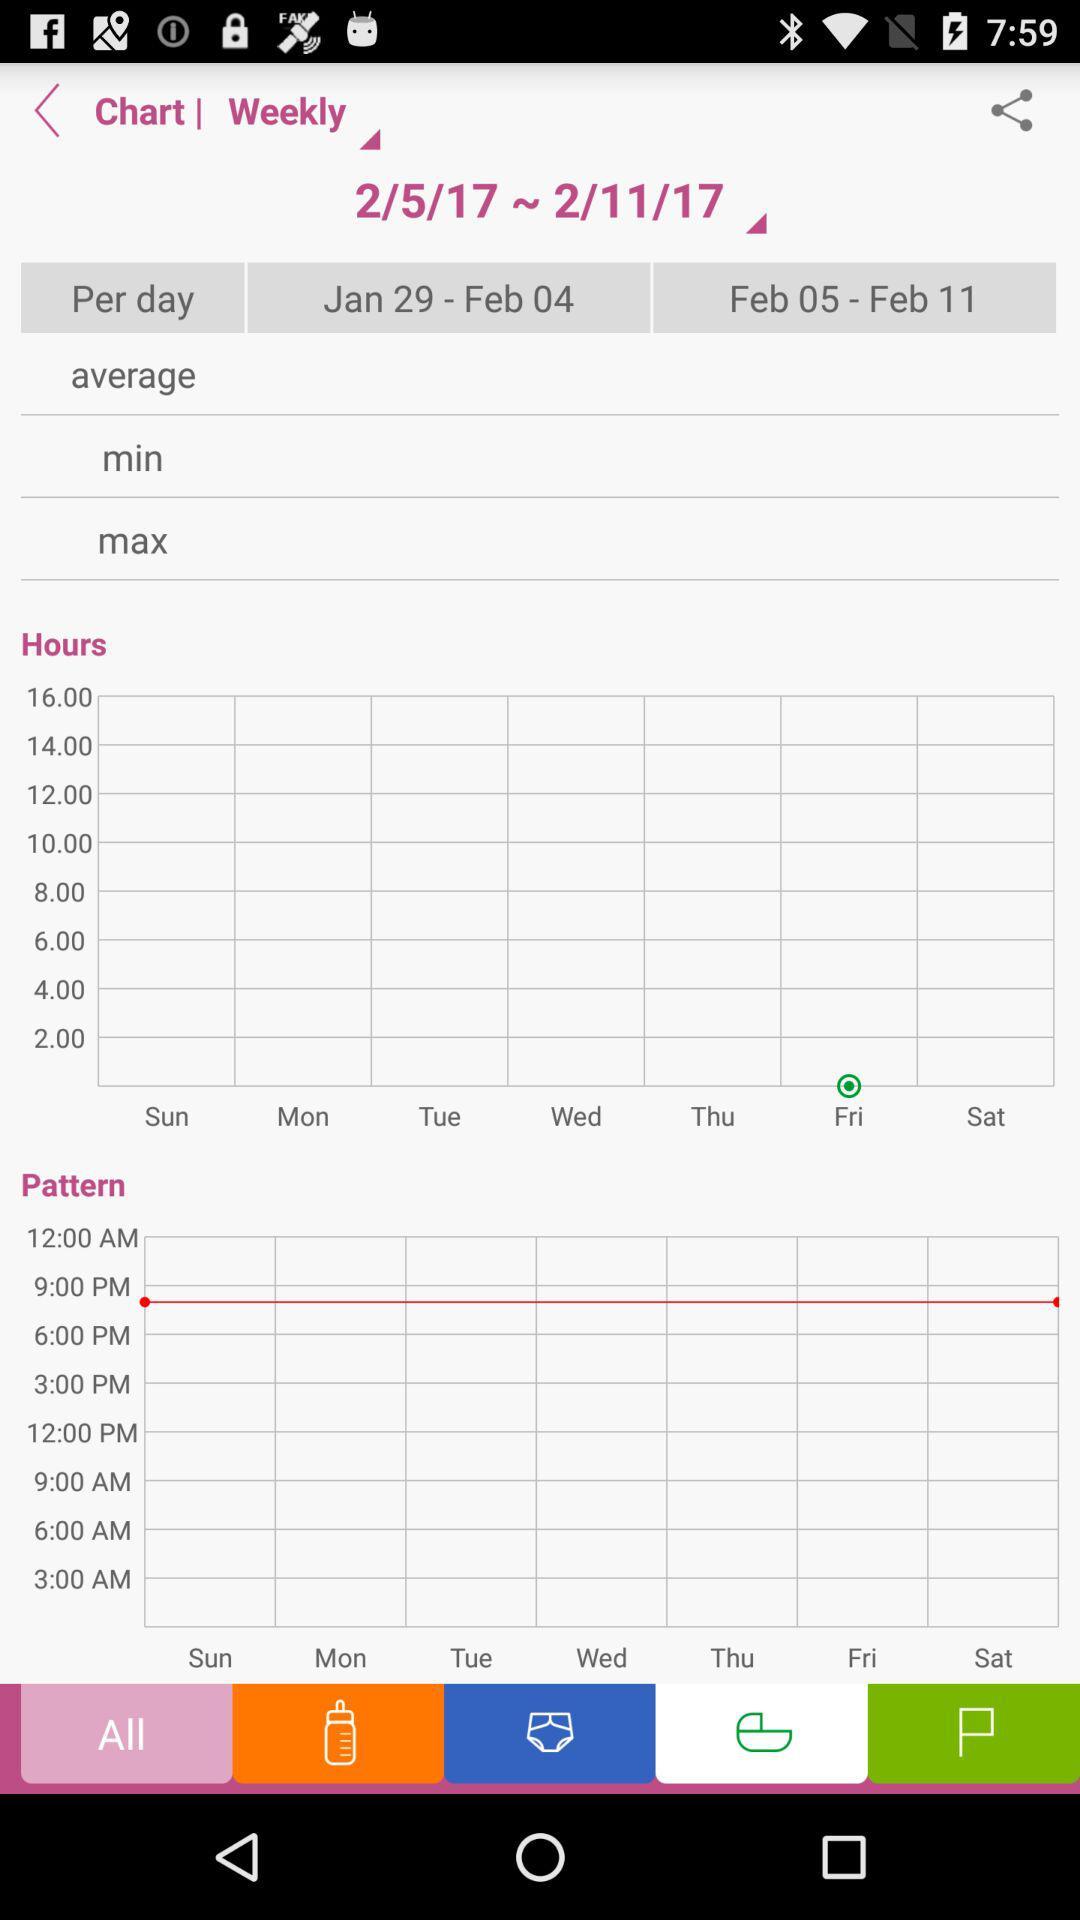  What do you see at coordinates (46, 117) in the screenshot?
I see `the arrow_backward icon` at bounding box center [46, 117].